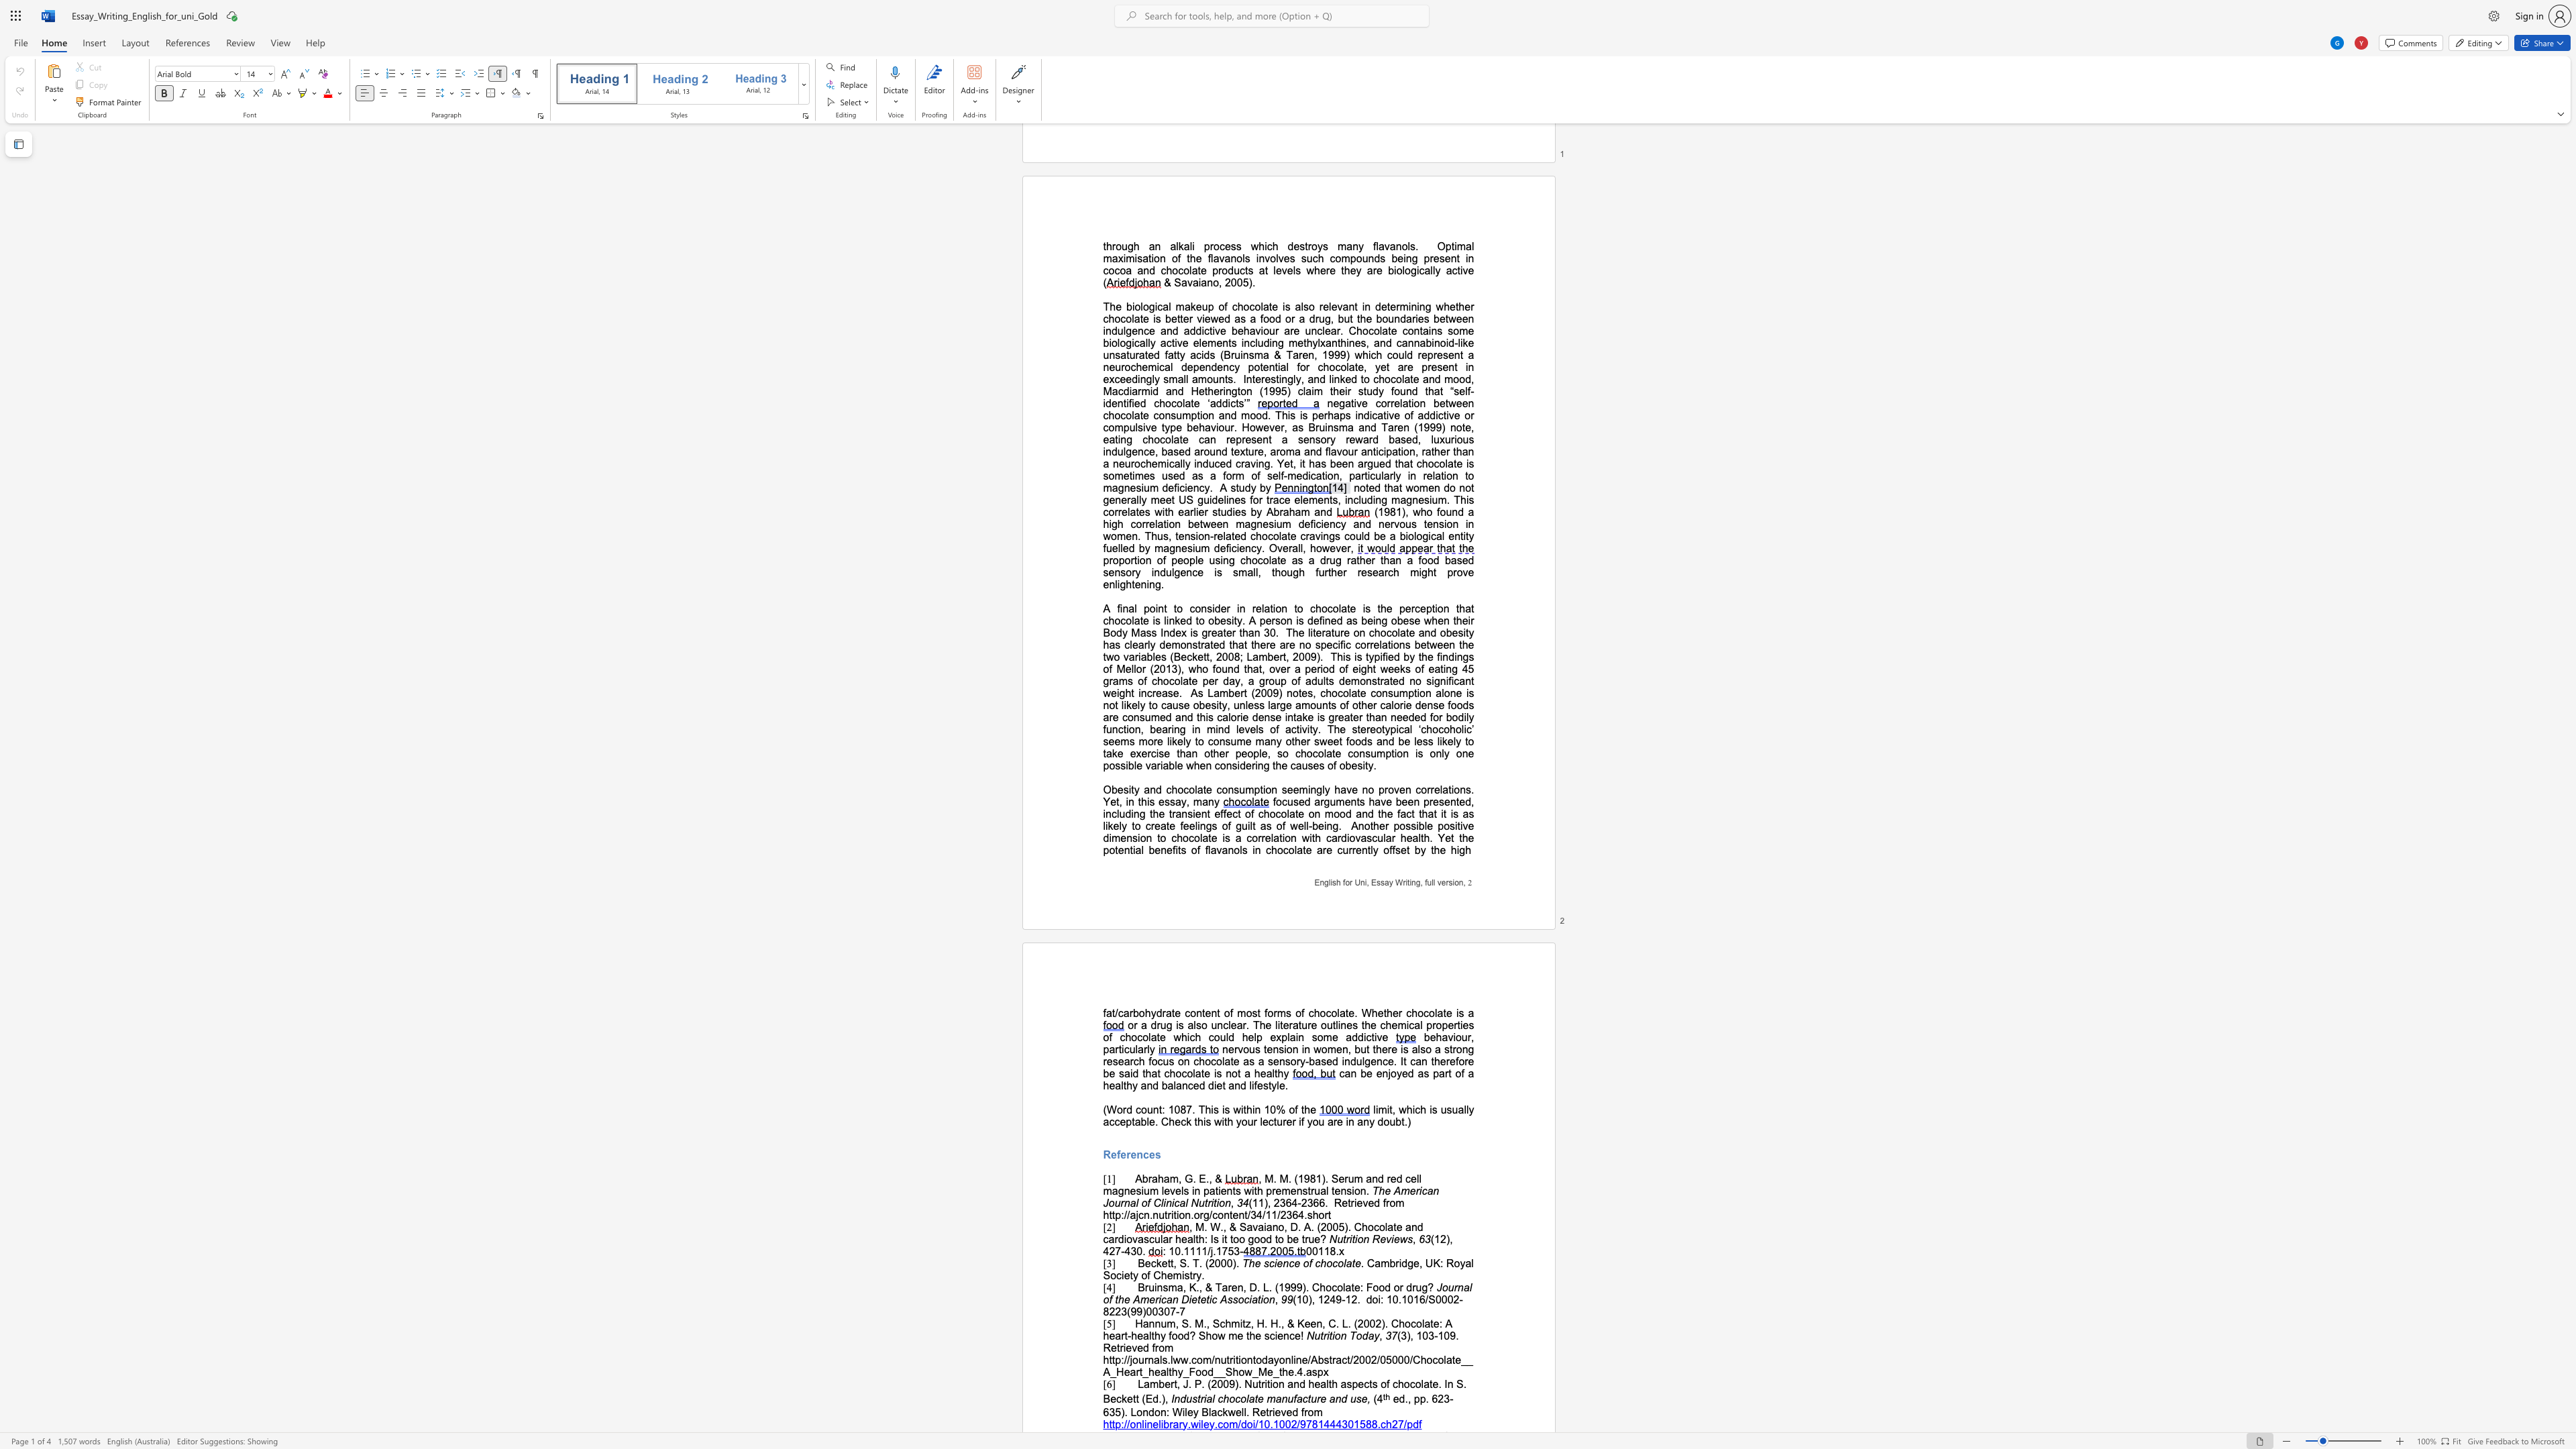 The image size is (2576, 1449). What do you see at coordinates (1168, 1423) in the screenshot?
I see `the subset text "rary.wiley.co" within the text "http://onlinelibrary.wiley.com/doi/10.1002/9781444301588.ch27/pdf"` at bounding box center [1168, 1423].